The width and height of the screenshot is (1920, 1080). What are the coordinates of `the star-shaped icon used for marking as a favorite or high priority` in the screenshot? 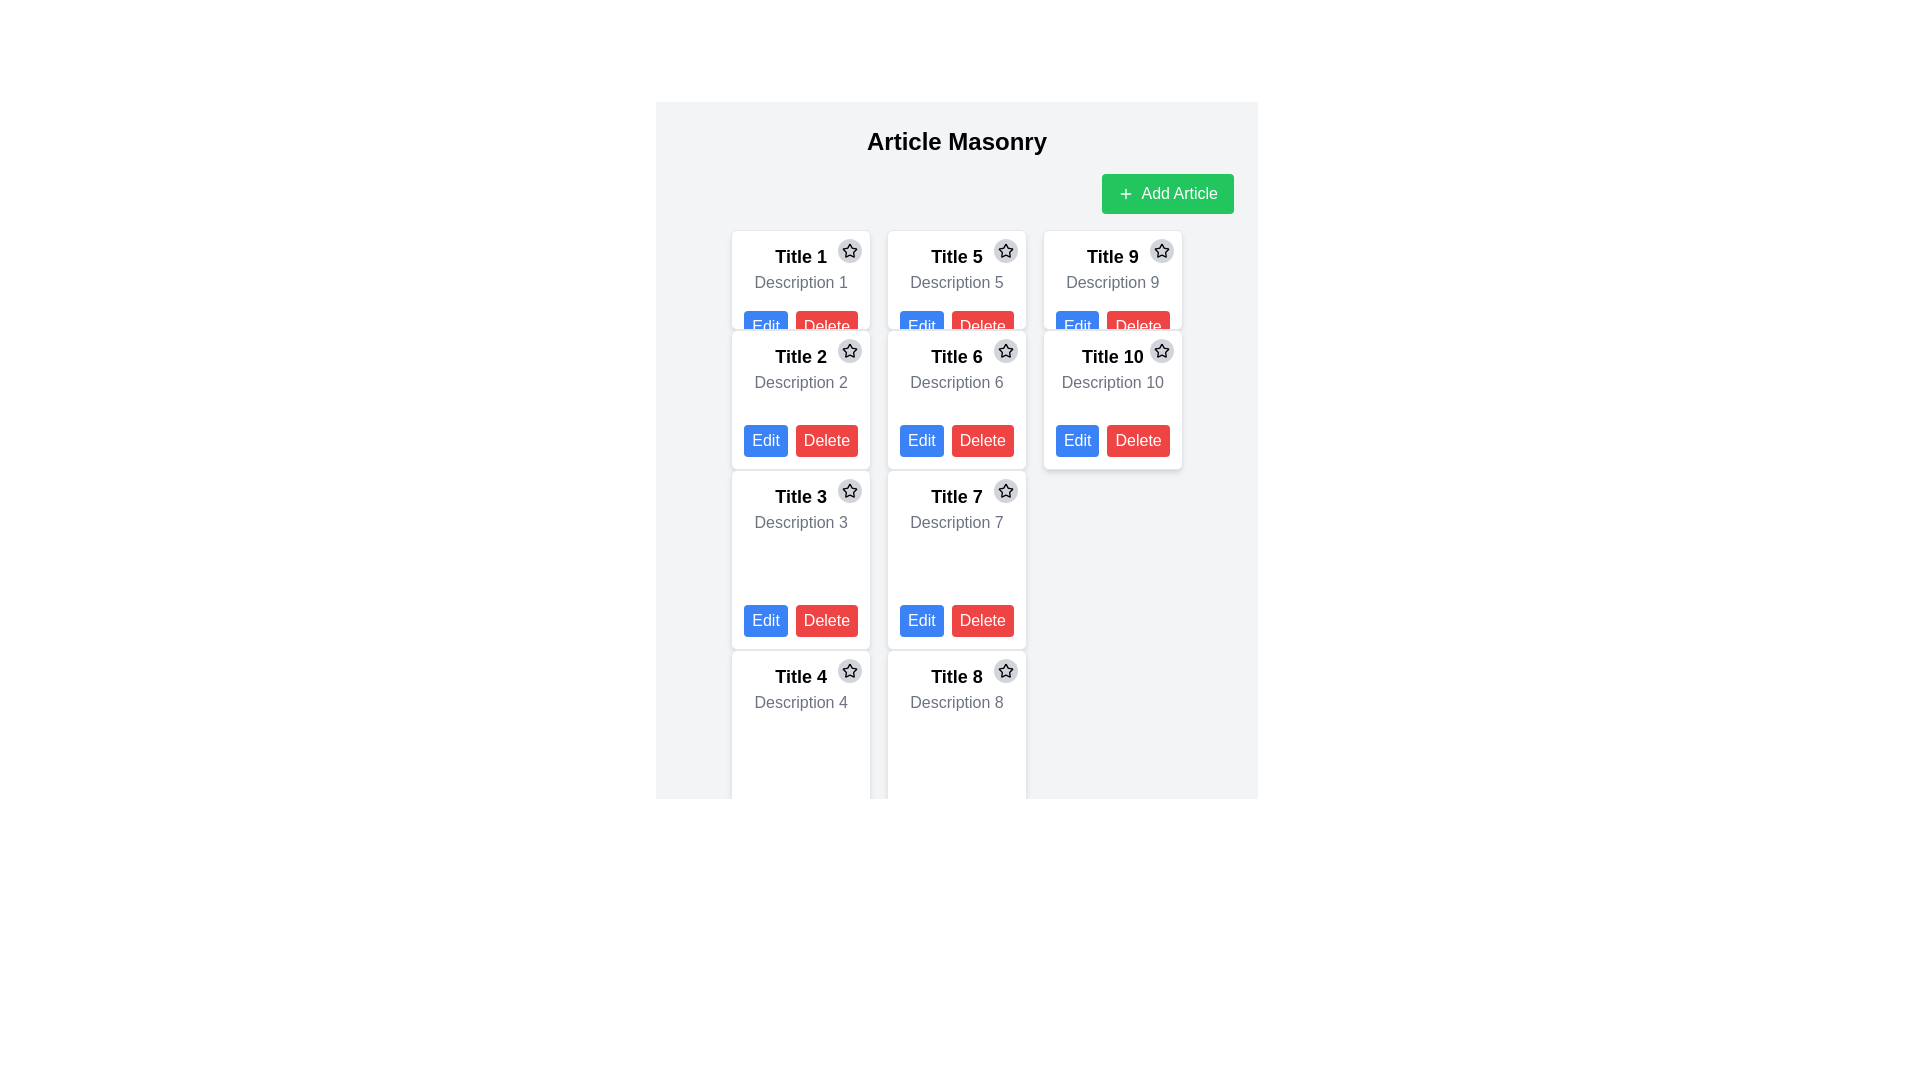 It's located at (850, 490).